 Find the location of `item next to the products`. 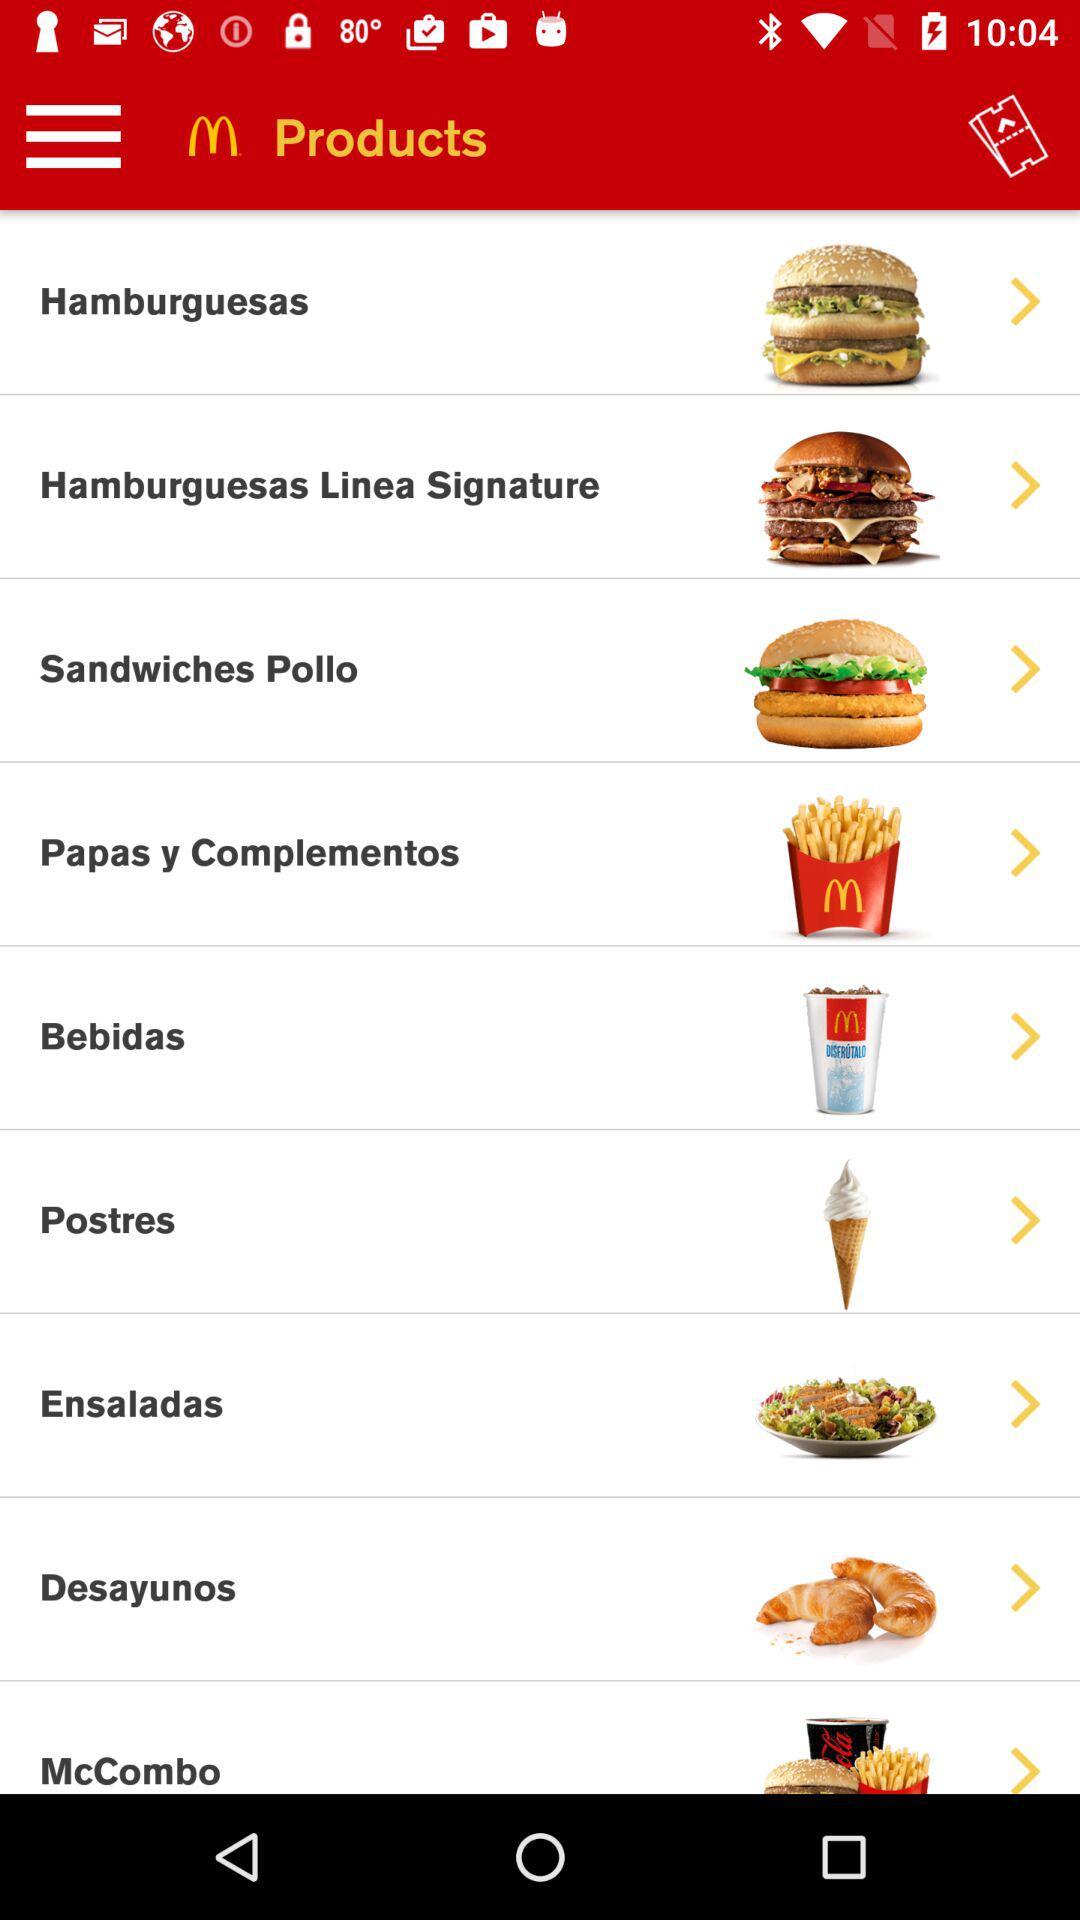

item next to the products is located at coordinates (1008, 135).